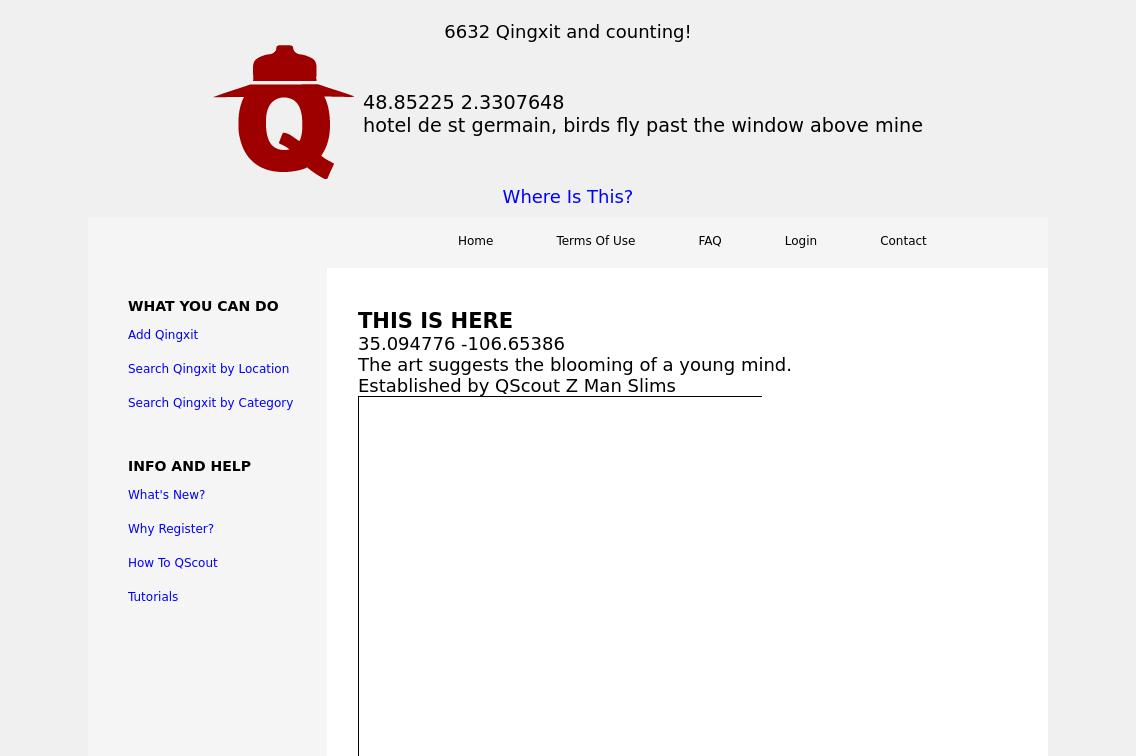 The image size is (1136, 756). What do you see at coordinates (516, 385) in the screenshot?
I see `'Established by QScout Z Man Slims'` at bounding box center [516, 385].